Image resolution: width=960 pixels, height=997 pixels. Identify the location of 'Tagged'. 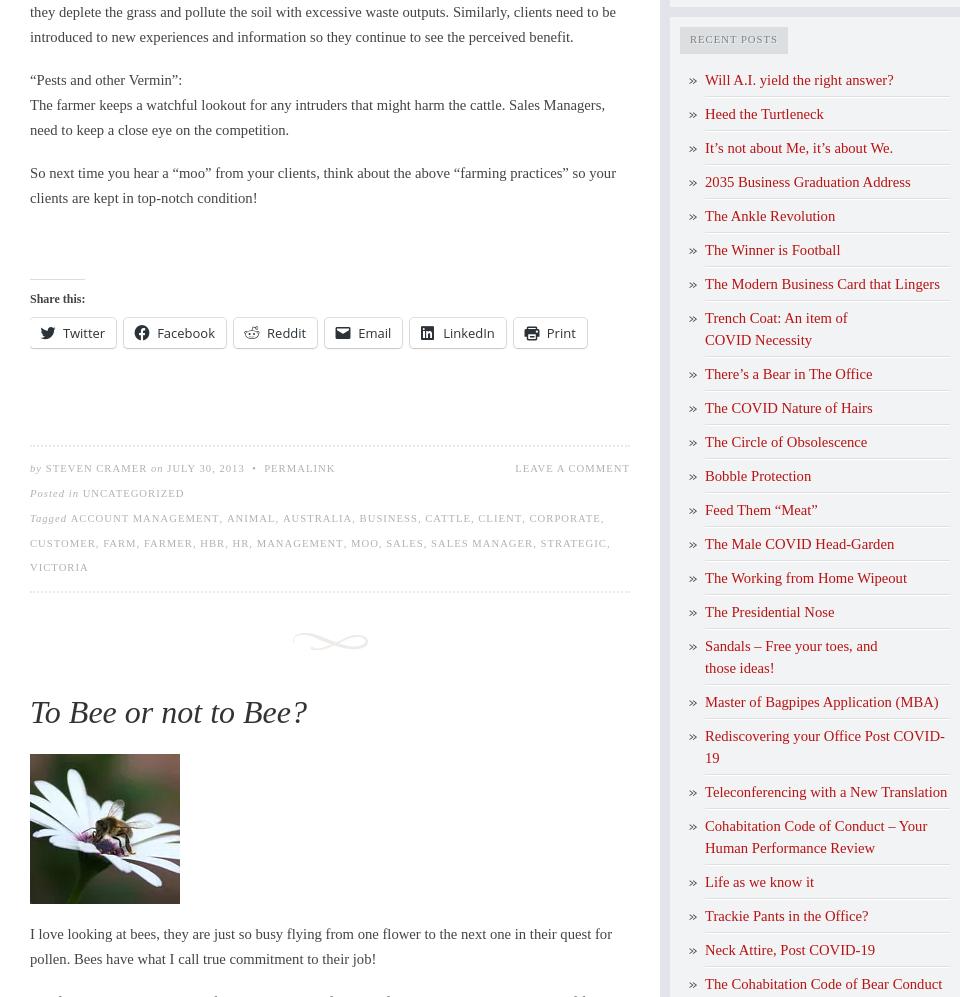
(49, 516).